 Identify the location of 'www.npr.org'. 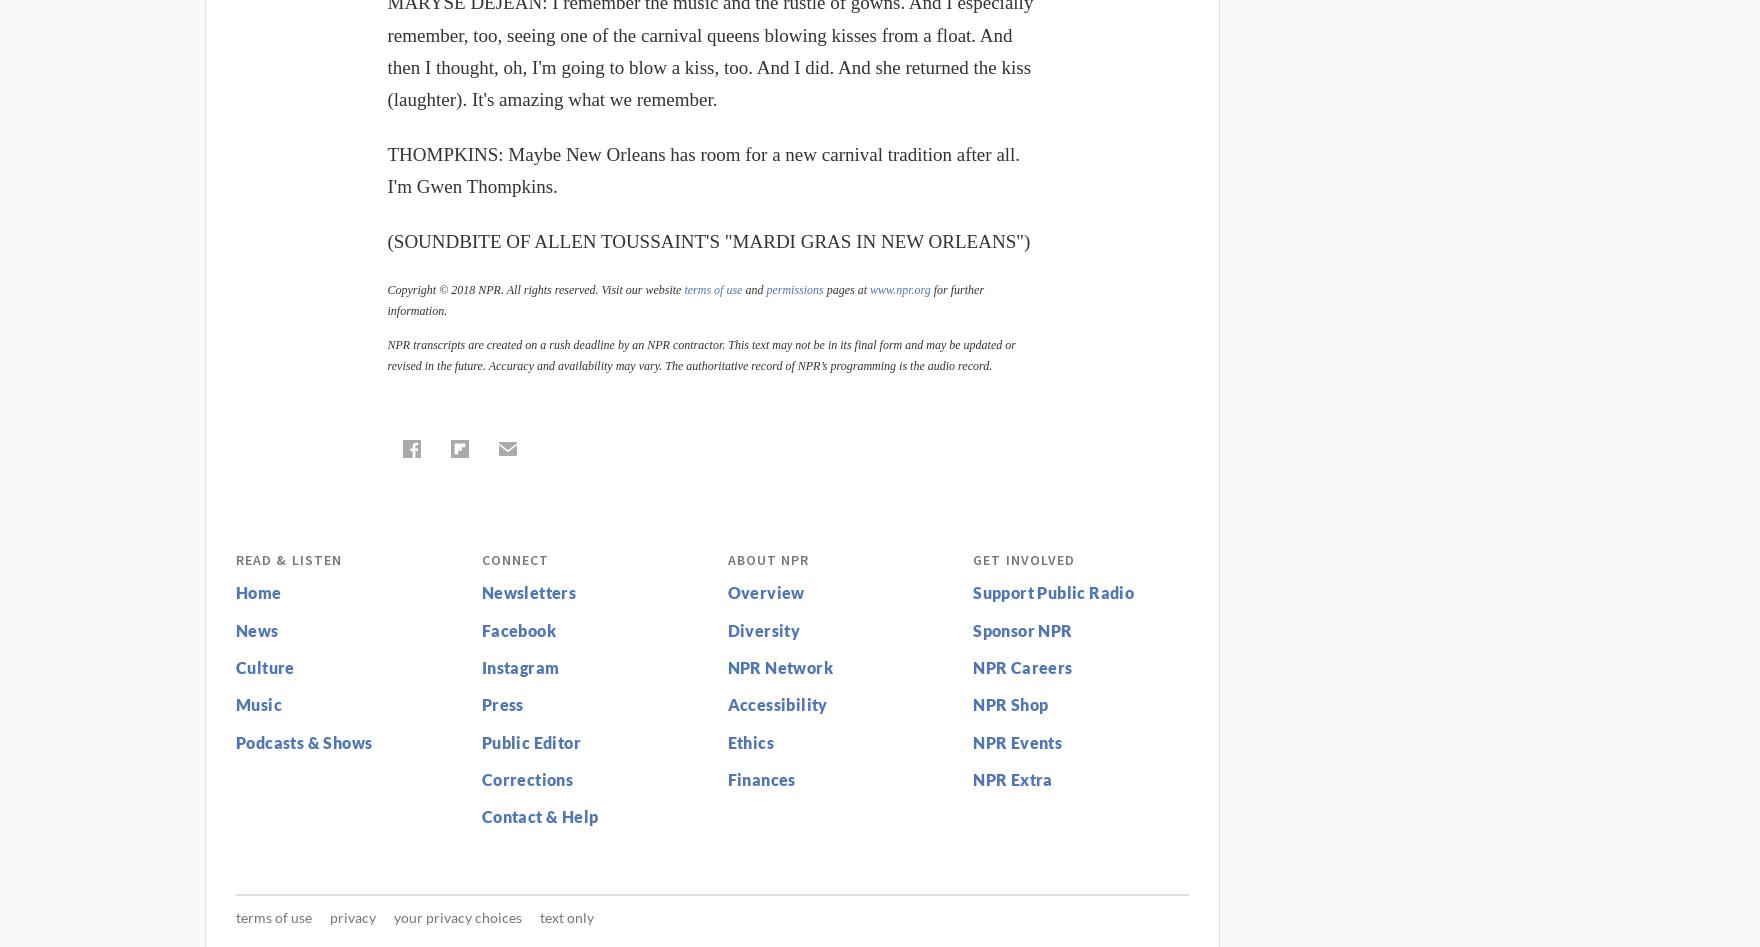
(900, 288).